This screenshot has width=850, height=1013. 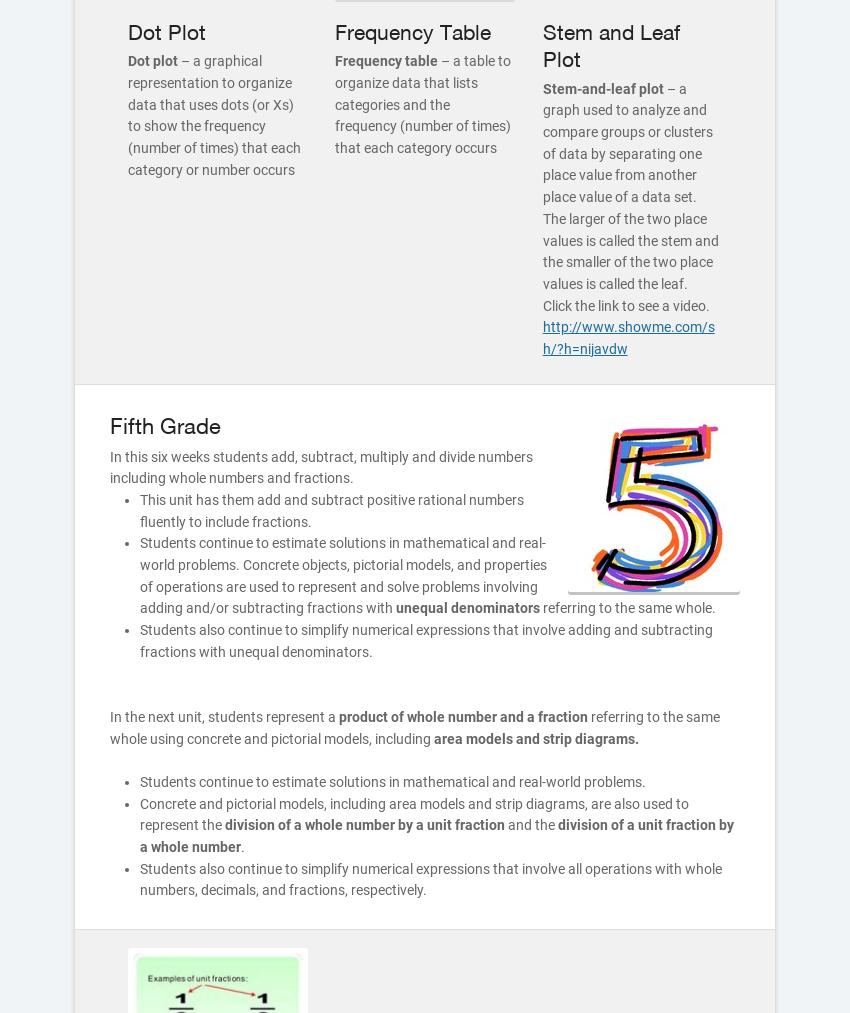 What do you see at coordinates (332, 510) in the screenshot?
I see `'This unit has them add and subtract positive rational numbers fluently to include fractions.'` at bounding box center [332, 510].